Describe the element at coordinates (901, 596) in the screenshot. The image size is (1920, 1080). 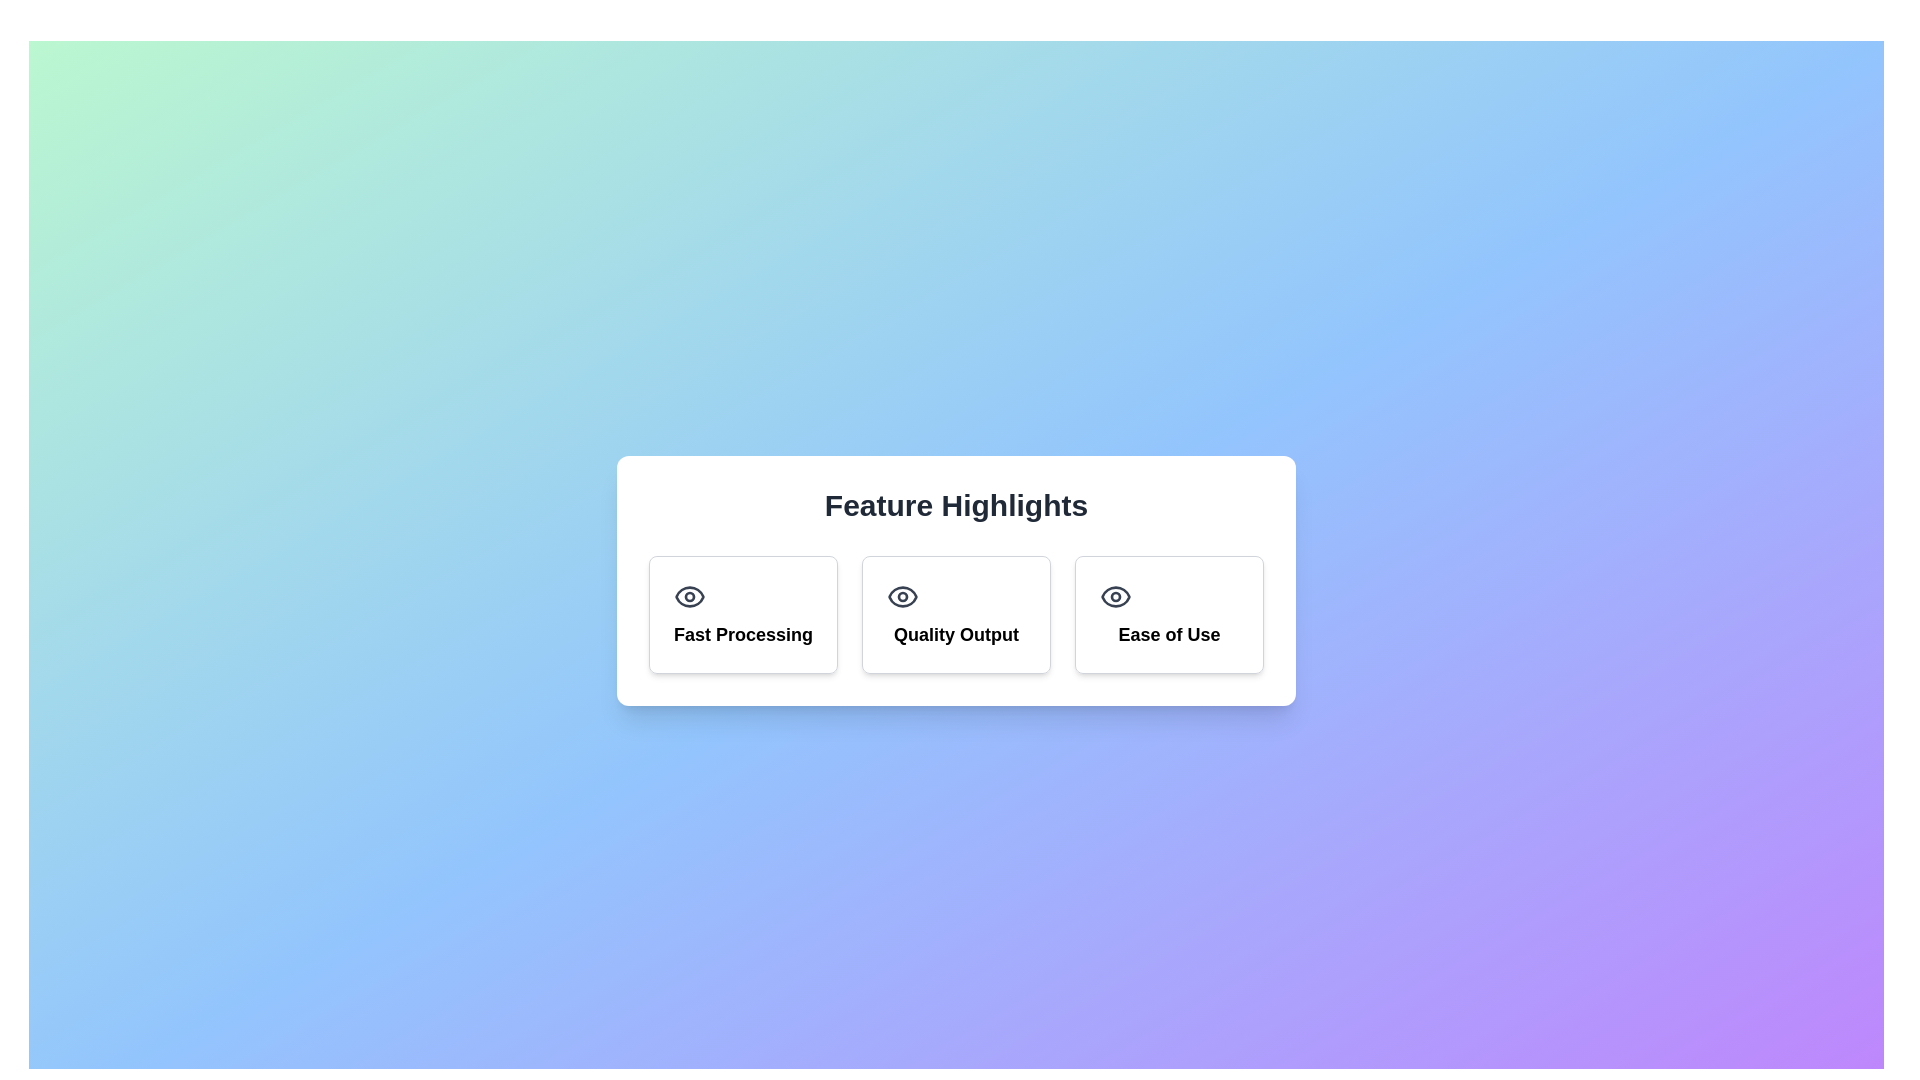
I see `the eye icon representing 'Quality Output' in the central card of the feature highlights section, located below the text 'Feature Highlights'` at that location.